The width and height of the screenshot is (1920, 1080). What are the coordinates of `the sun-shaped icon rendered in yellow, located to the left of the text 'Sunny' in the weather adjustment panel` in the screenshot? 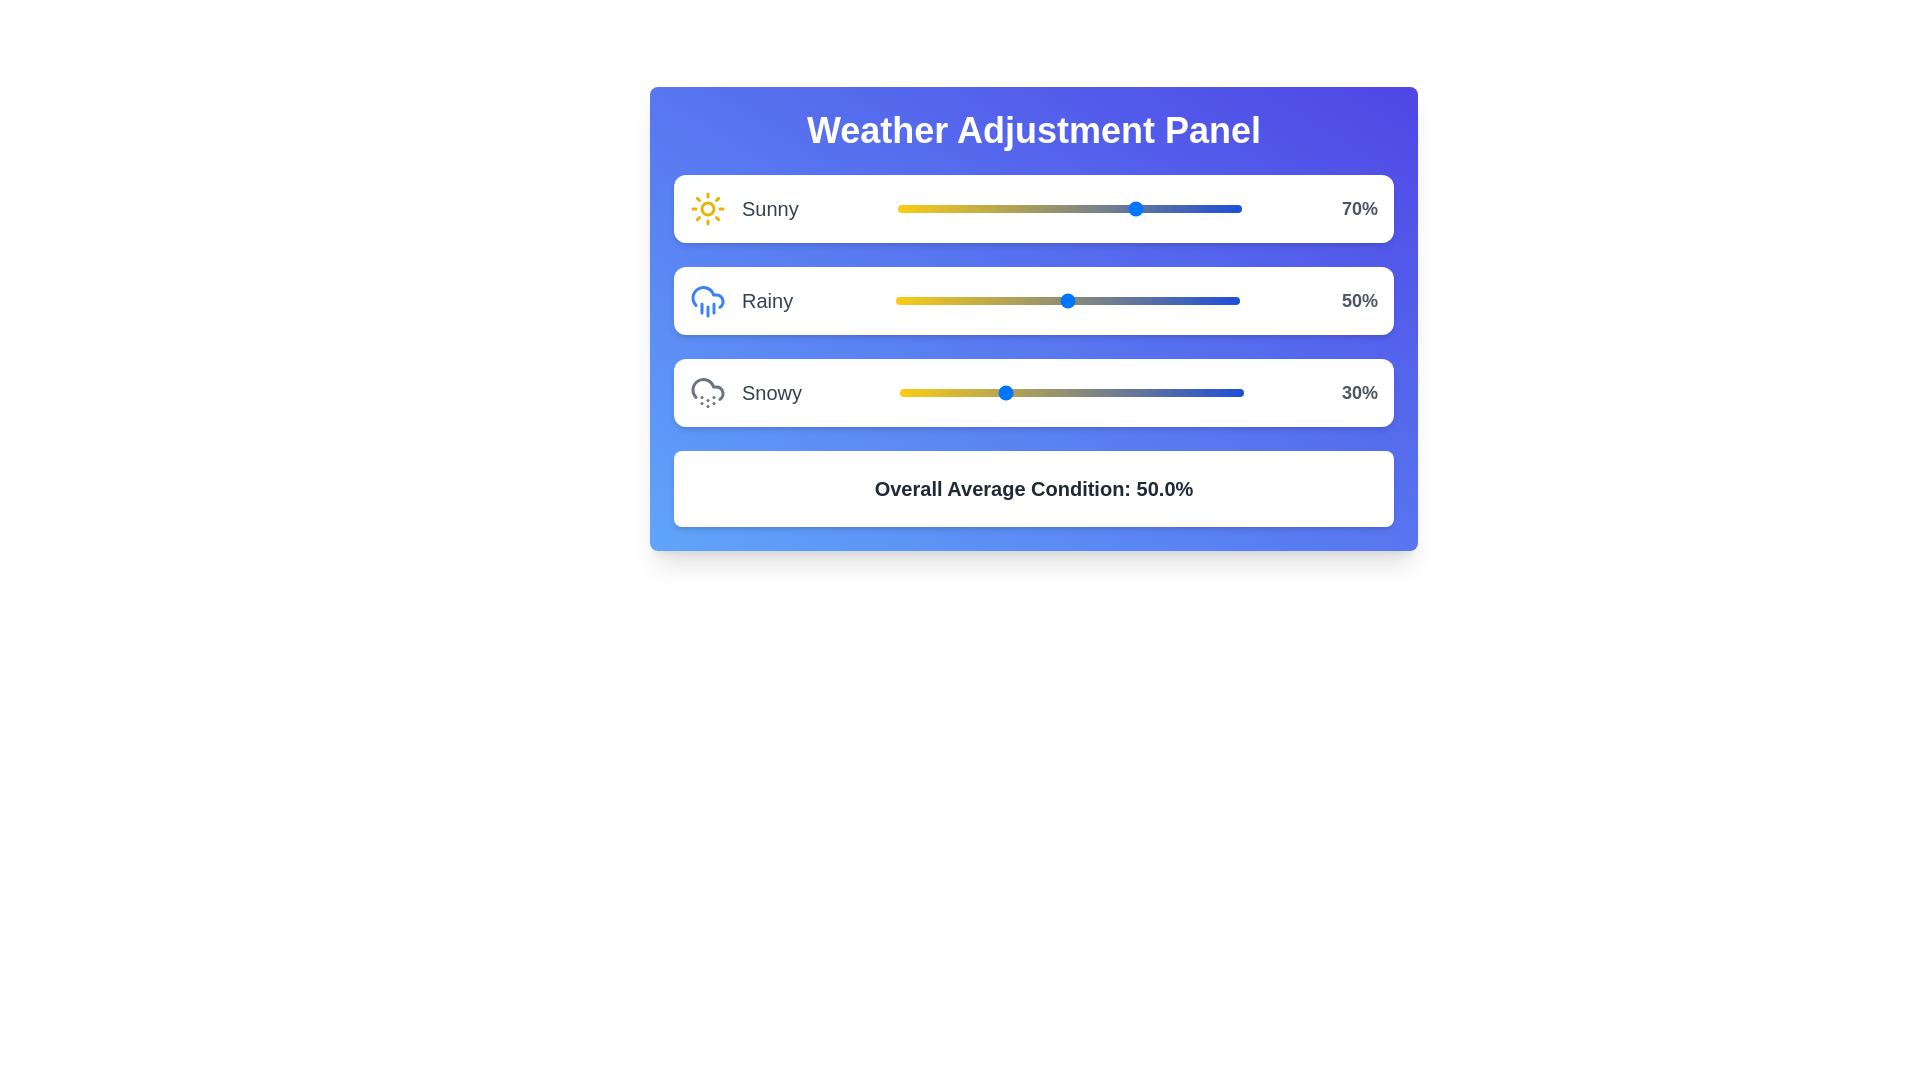 It's located at (708, 208).